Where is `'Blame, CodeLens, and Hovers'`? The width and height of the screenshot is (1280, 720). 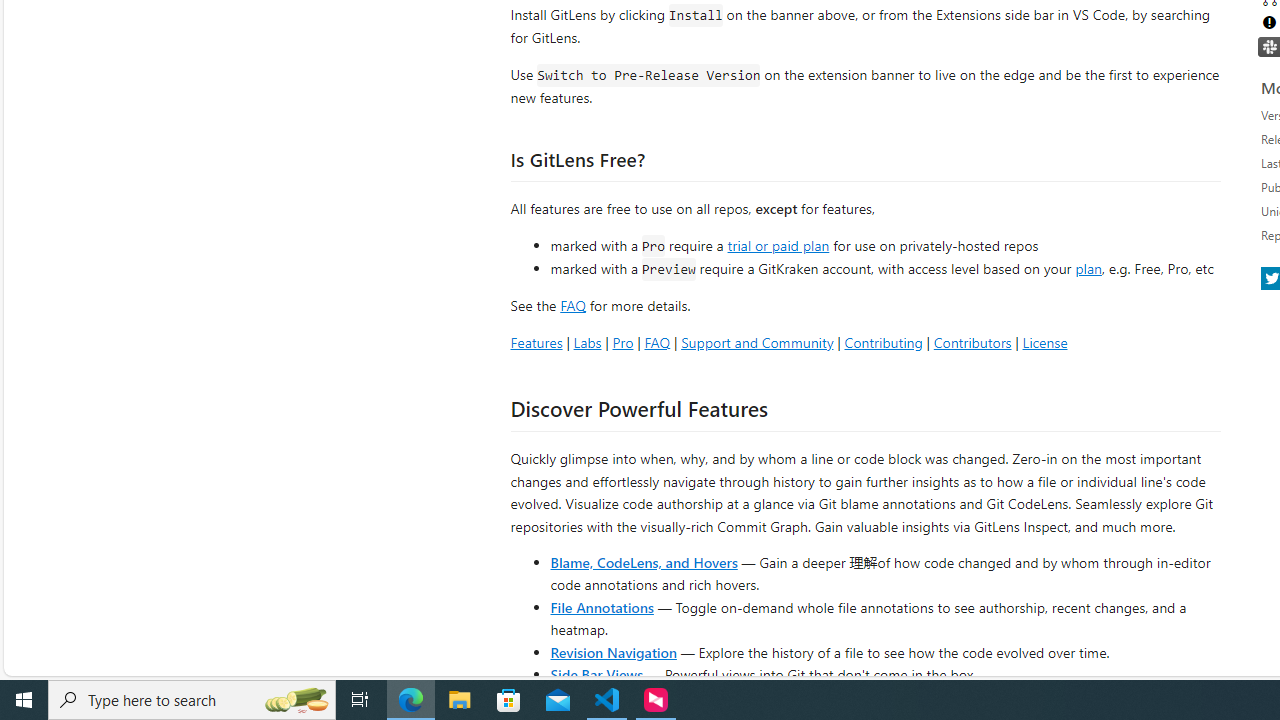
'Blame, CodeLens, and Hovers' is located at coordinates (644, 561).